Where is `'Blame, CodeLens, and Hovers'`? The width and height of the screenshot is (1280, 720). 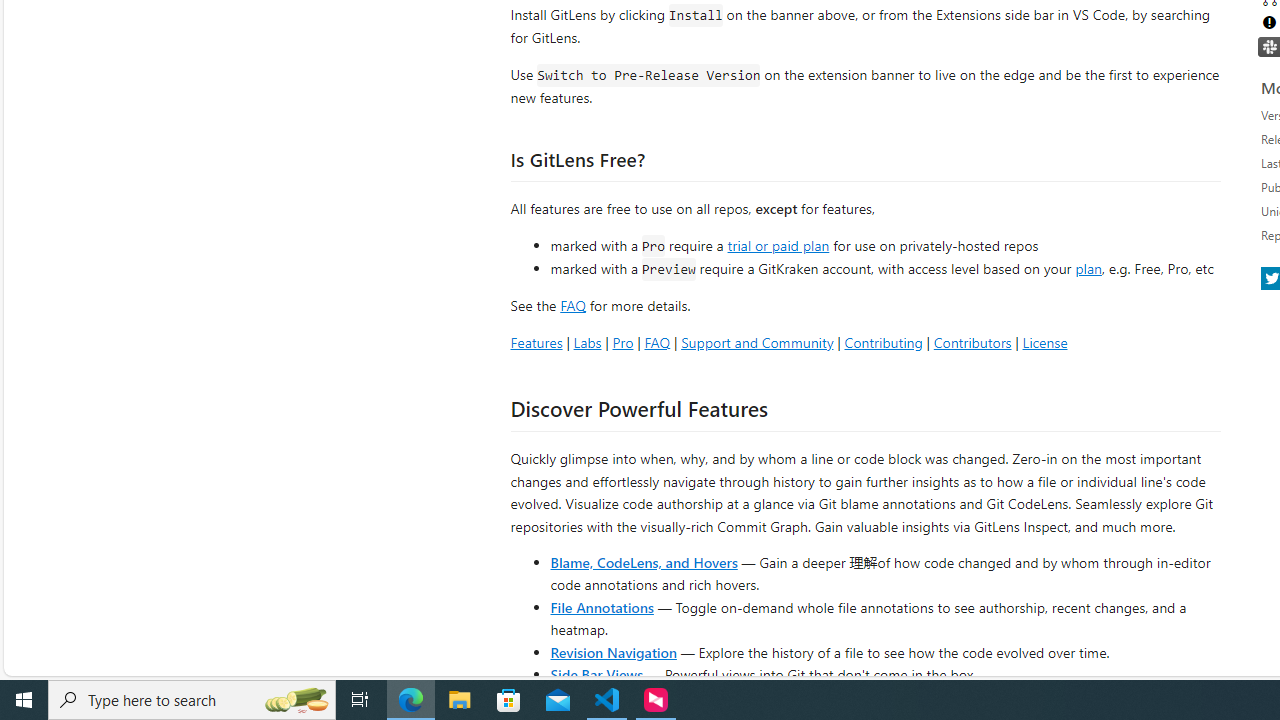
'Blame, CodeLens, and Hovers' is located at coordinates (644, 561).